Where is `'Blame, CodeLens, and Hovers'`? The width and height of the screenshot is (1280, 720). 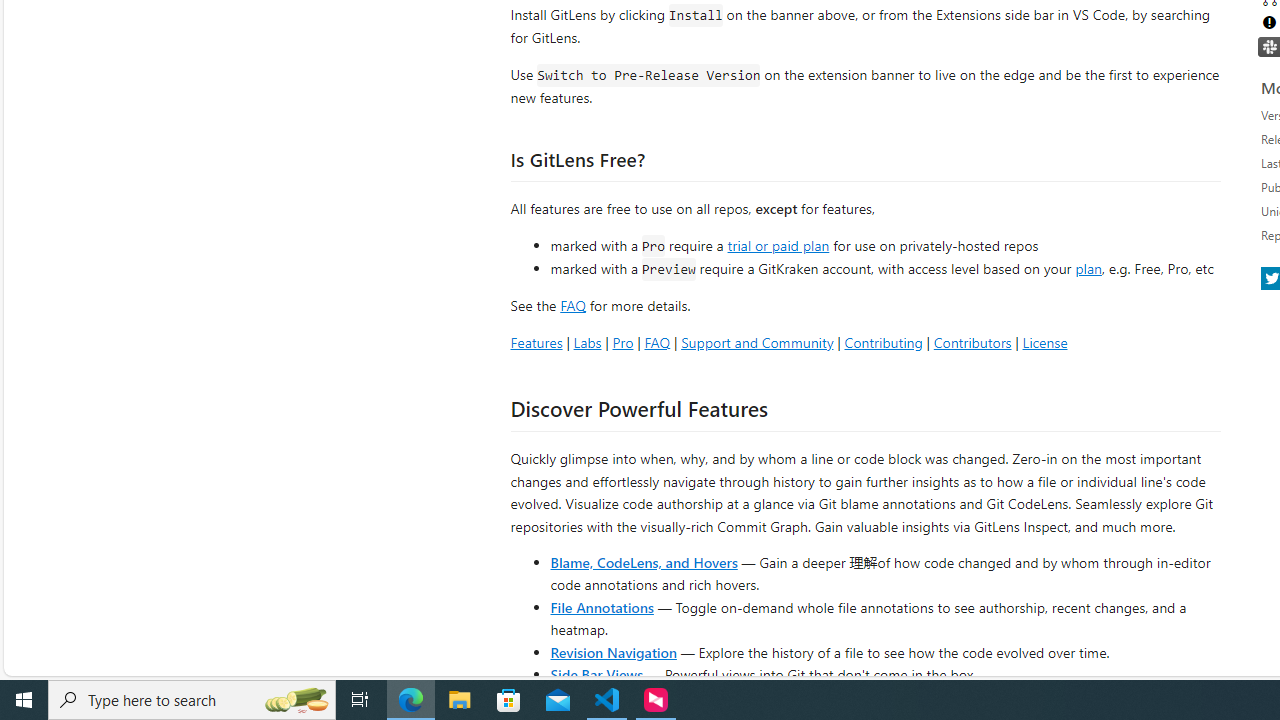
'Blame, CodeLens, and Hovers' is located at coordinates (644, 561).